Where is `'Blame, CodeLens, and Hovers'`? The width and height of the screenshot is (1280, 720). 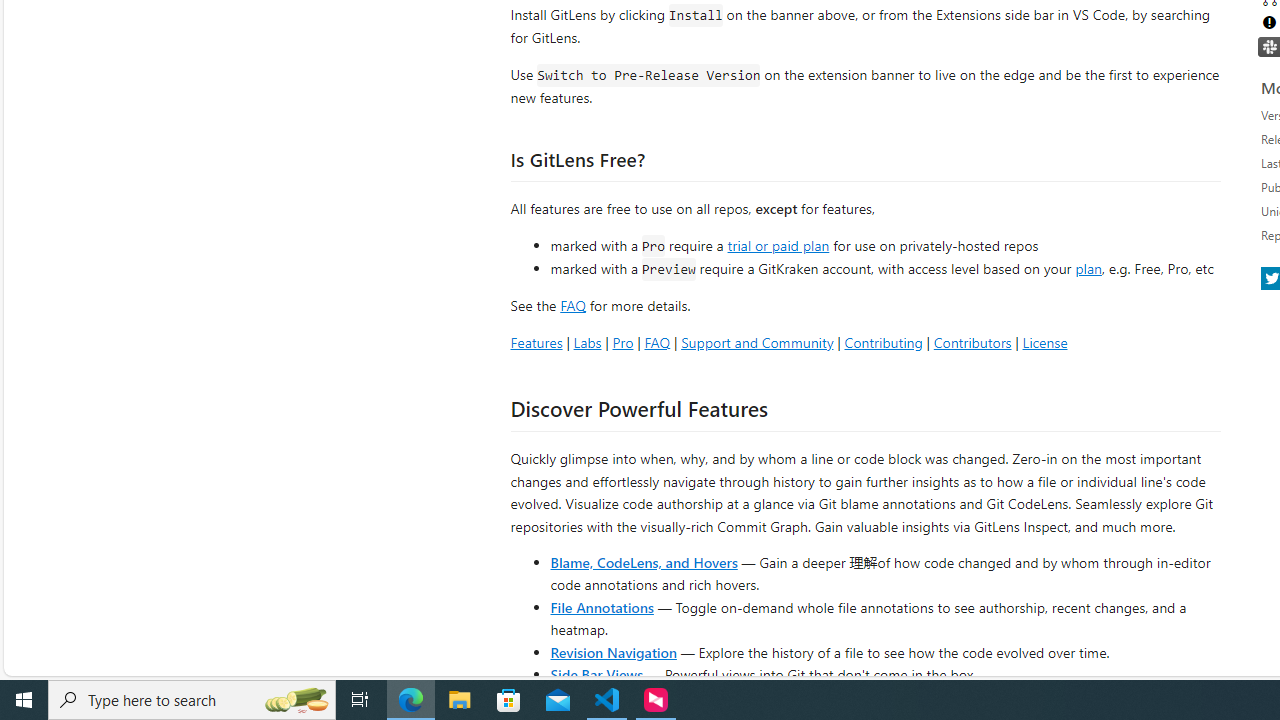
'Blame, CodeLens, and Hovers' is located at coordinates (644, 561).